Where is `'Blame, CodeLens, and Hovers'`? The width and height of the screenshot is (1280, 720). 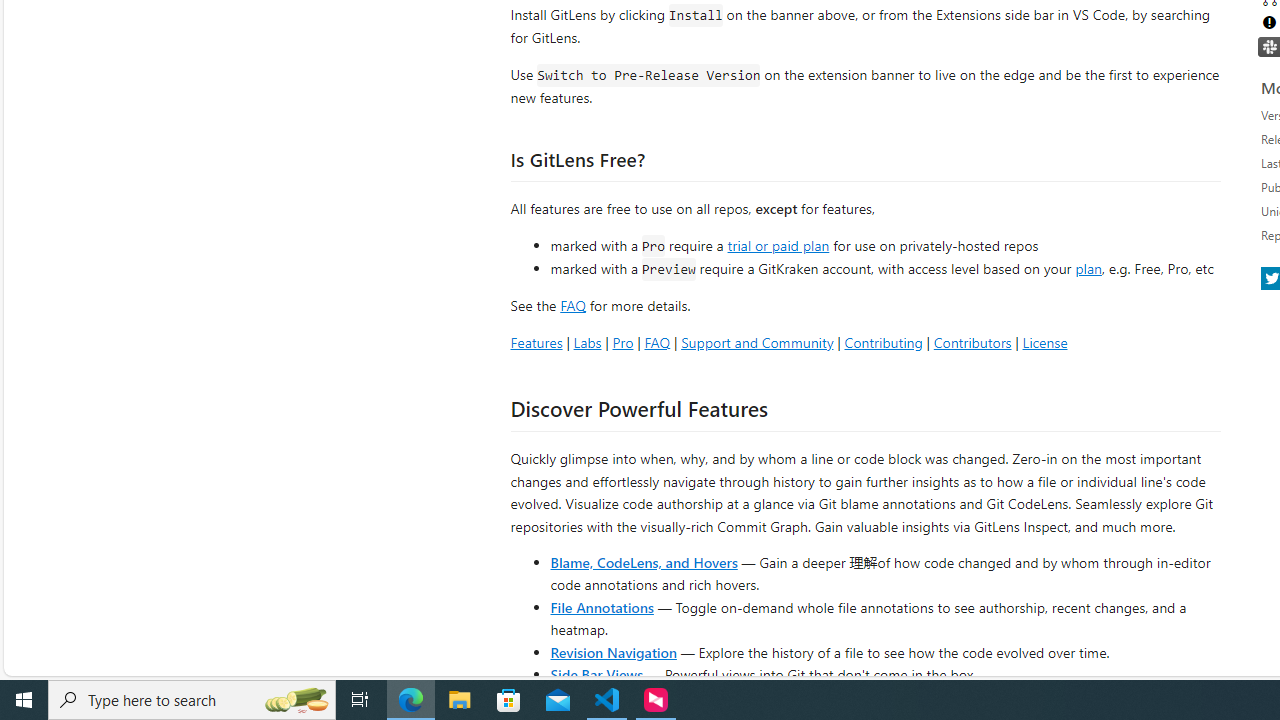
'Blame, CodeLens, and Hovers' is located at coordinates (644, 561).